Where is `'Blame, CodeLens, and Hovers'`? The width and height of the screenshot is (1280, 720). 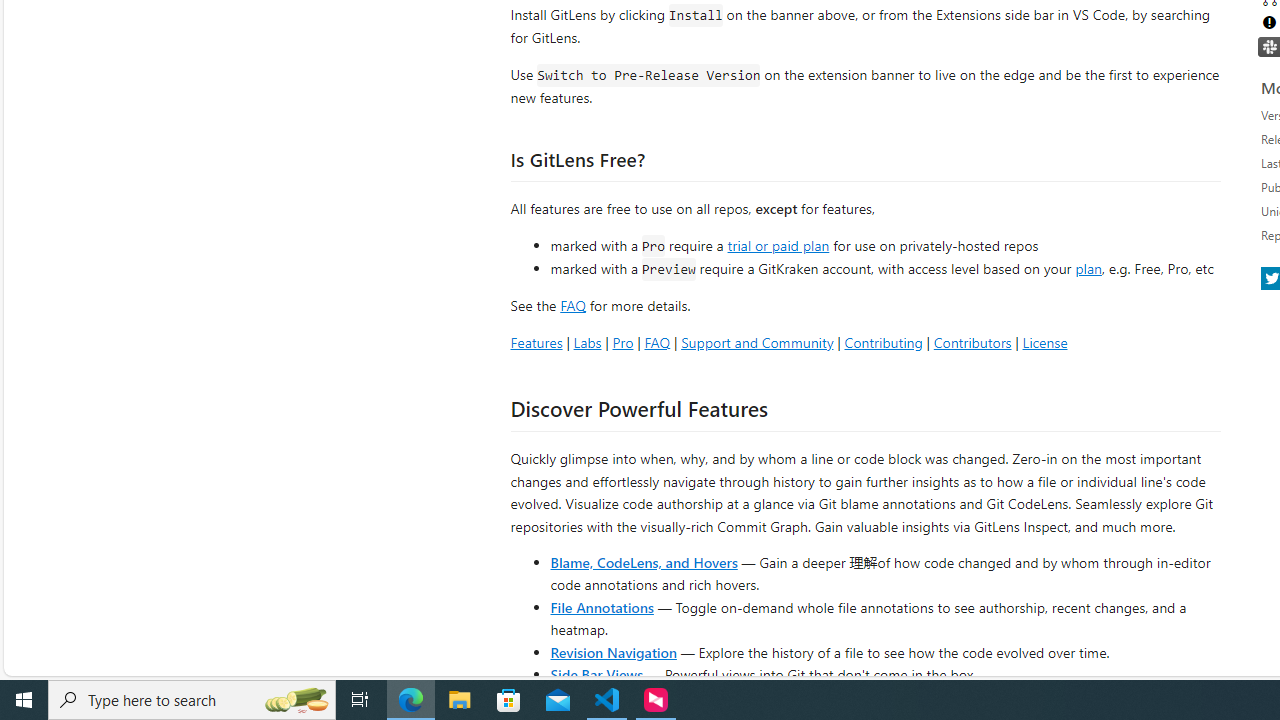
'Blame, CodeLens, and Hovers' is located at coordinates (644, 561).